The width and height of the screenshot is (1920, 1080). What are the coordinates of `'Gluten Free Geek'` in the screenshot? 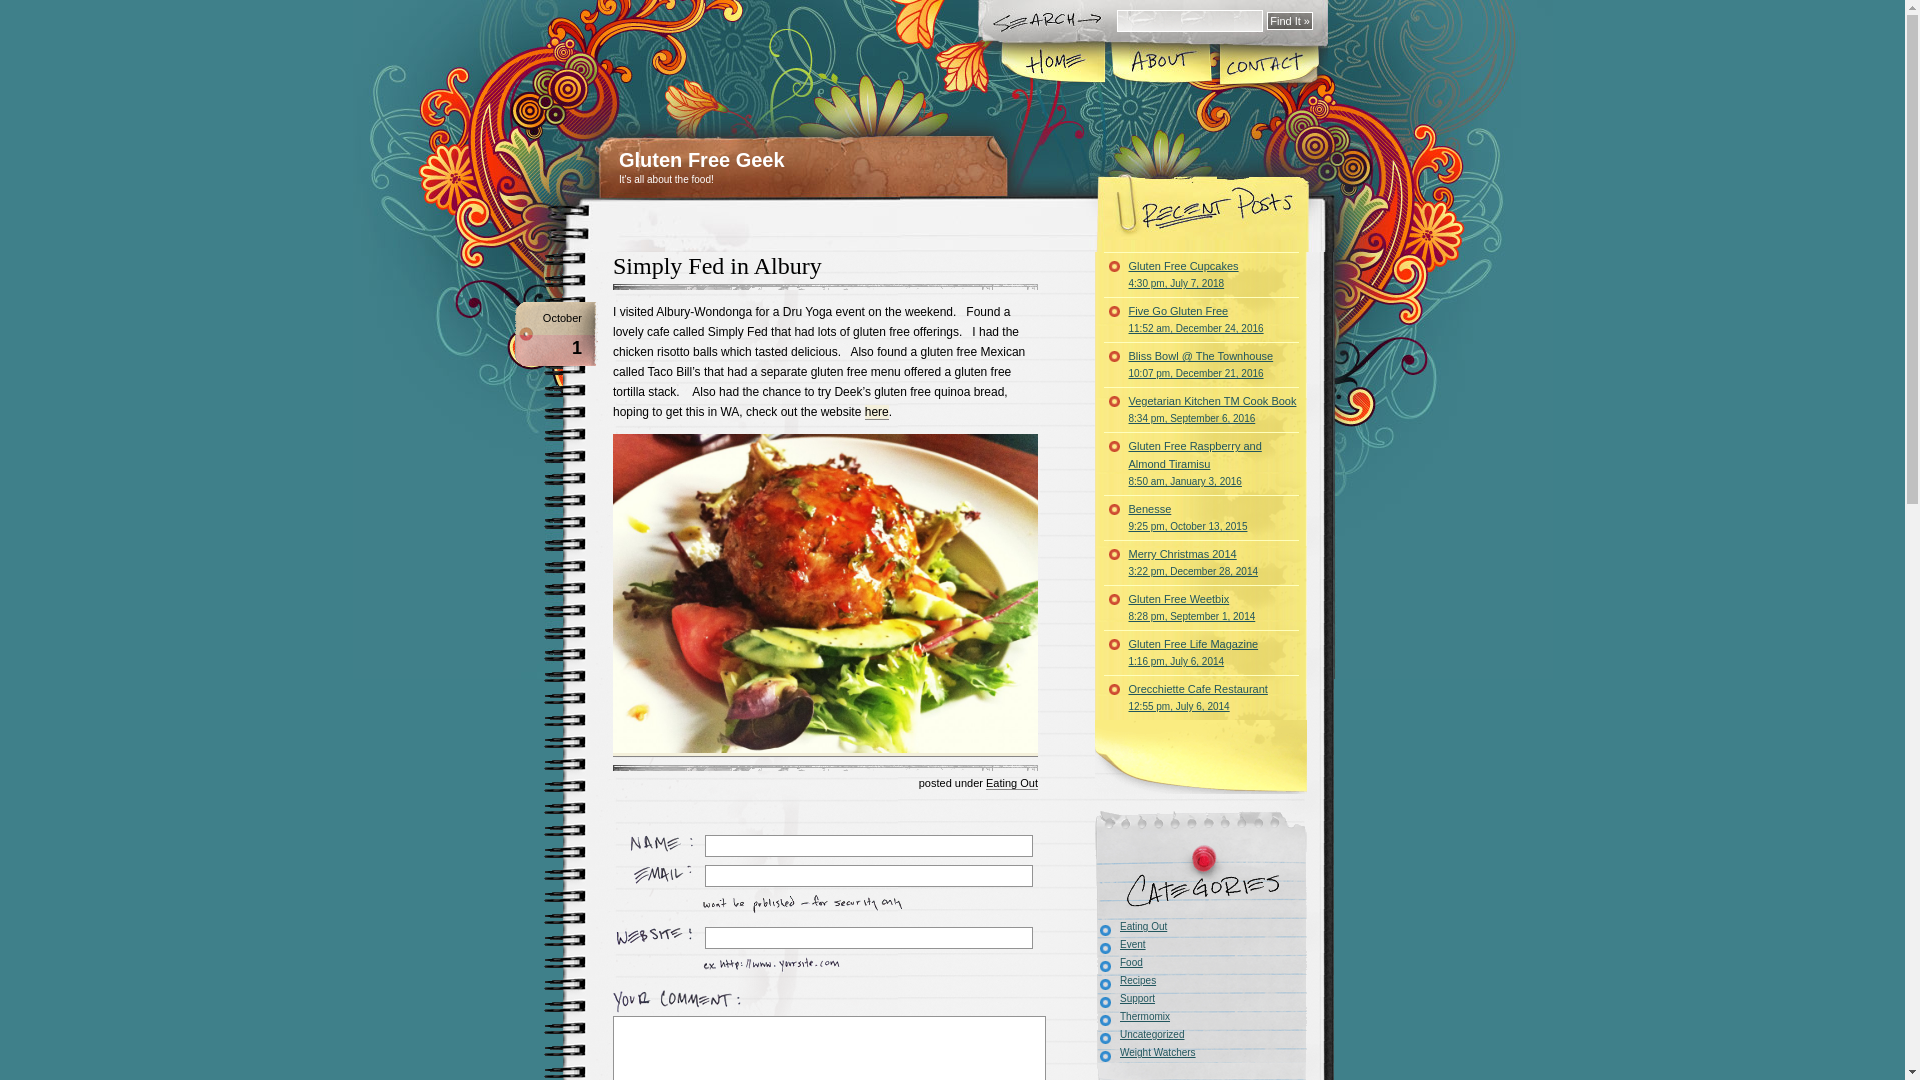 It's located at (701, 158).